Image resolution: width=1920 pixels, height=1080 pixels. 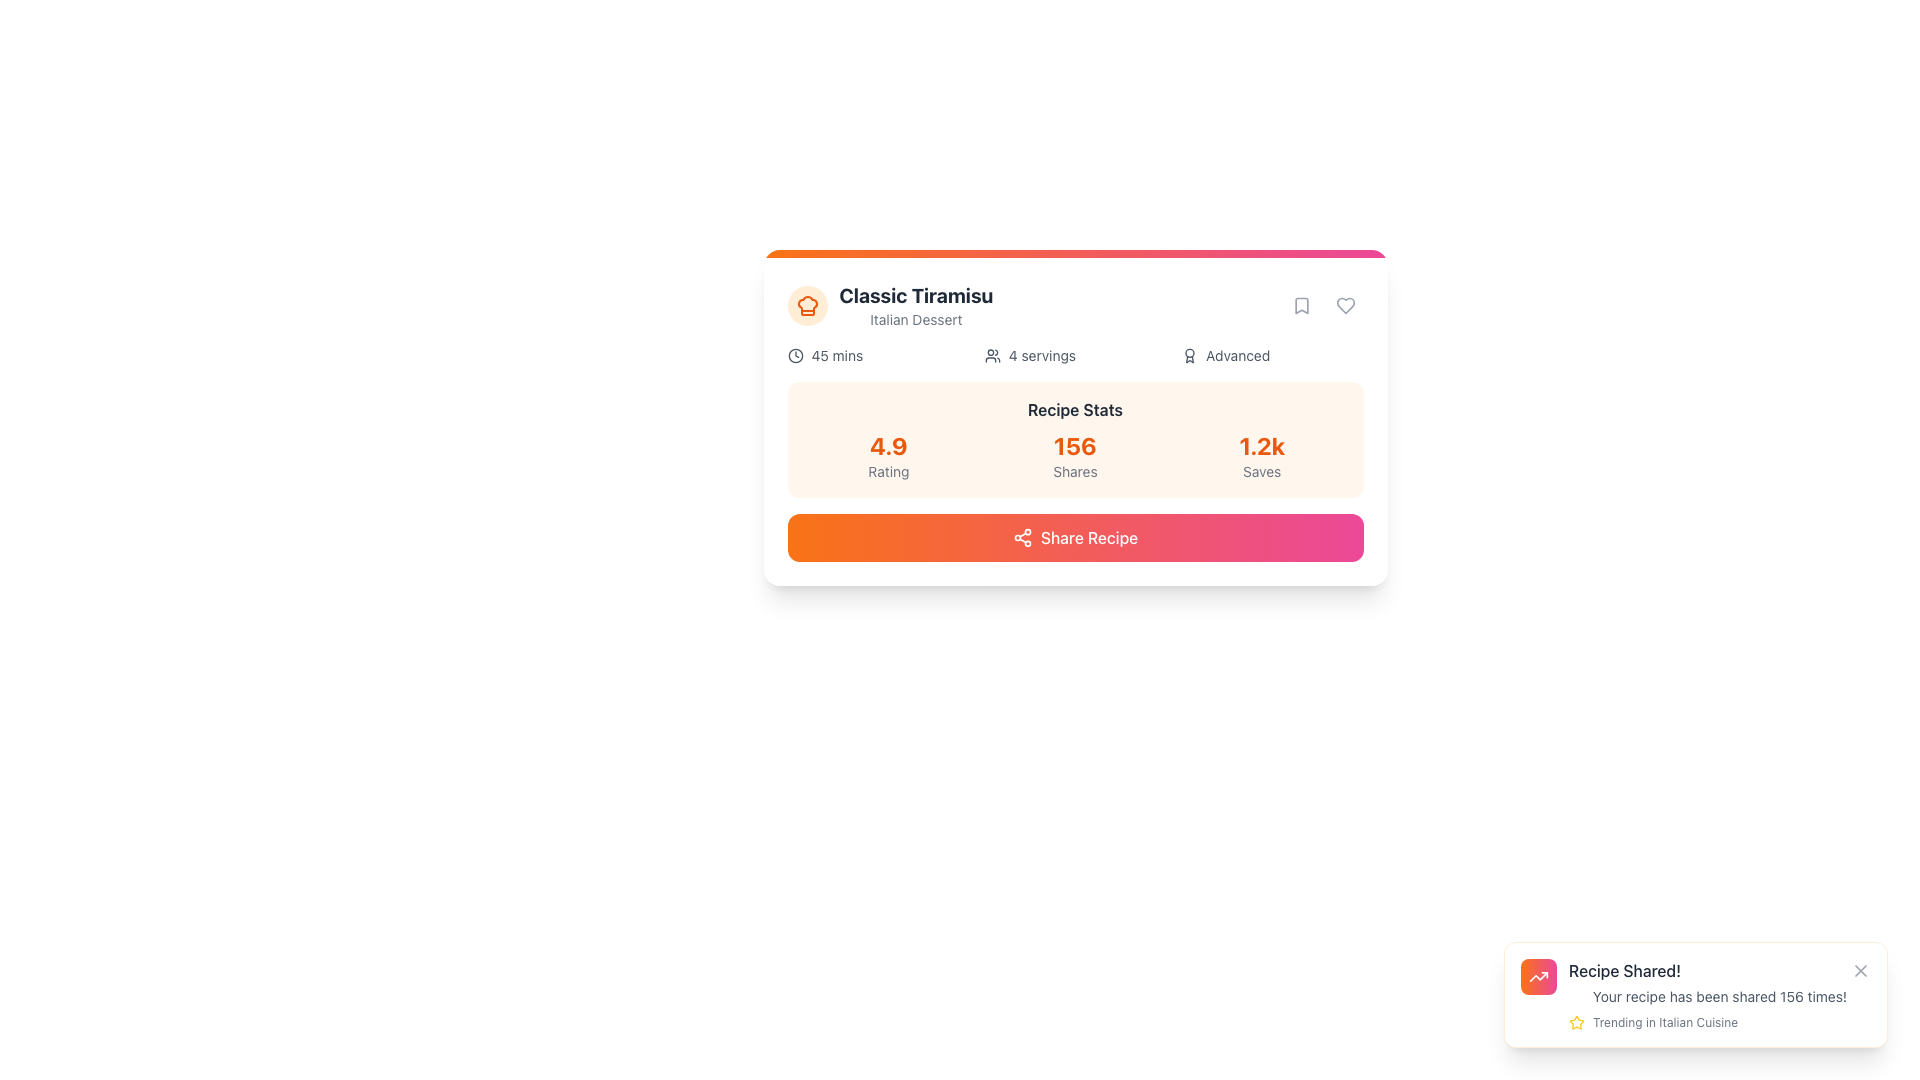 I want to click on the heart-shaped 'like' icon outlined in gray located in the top-right corner of the recipe details card, so click(x=1345, y=305).